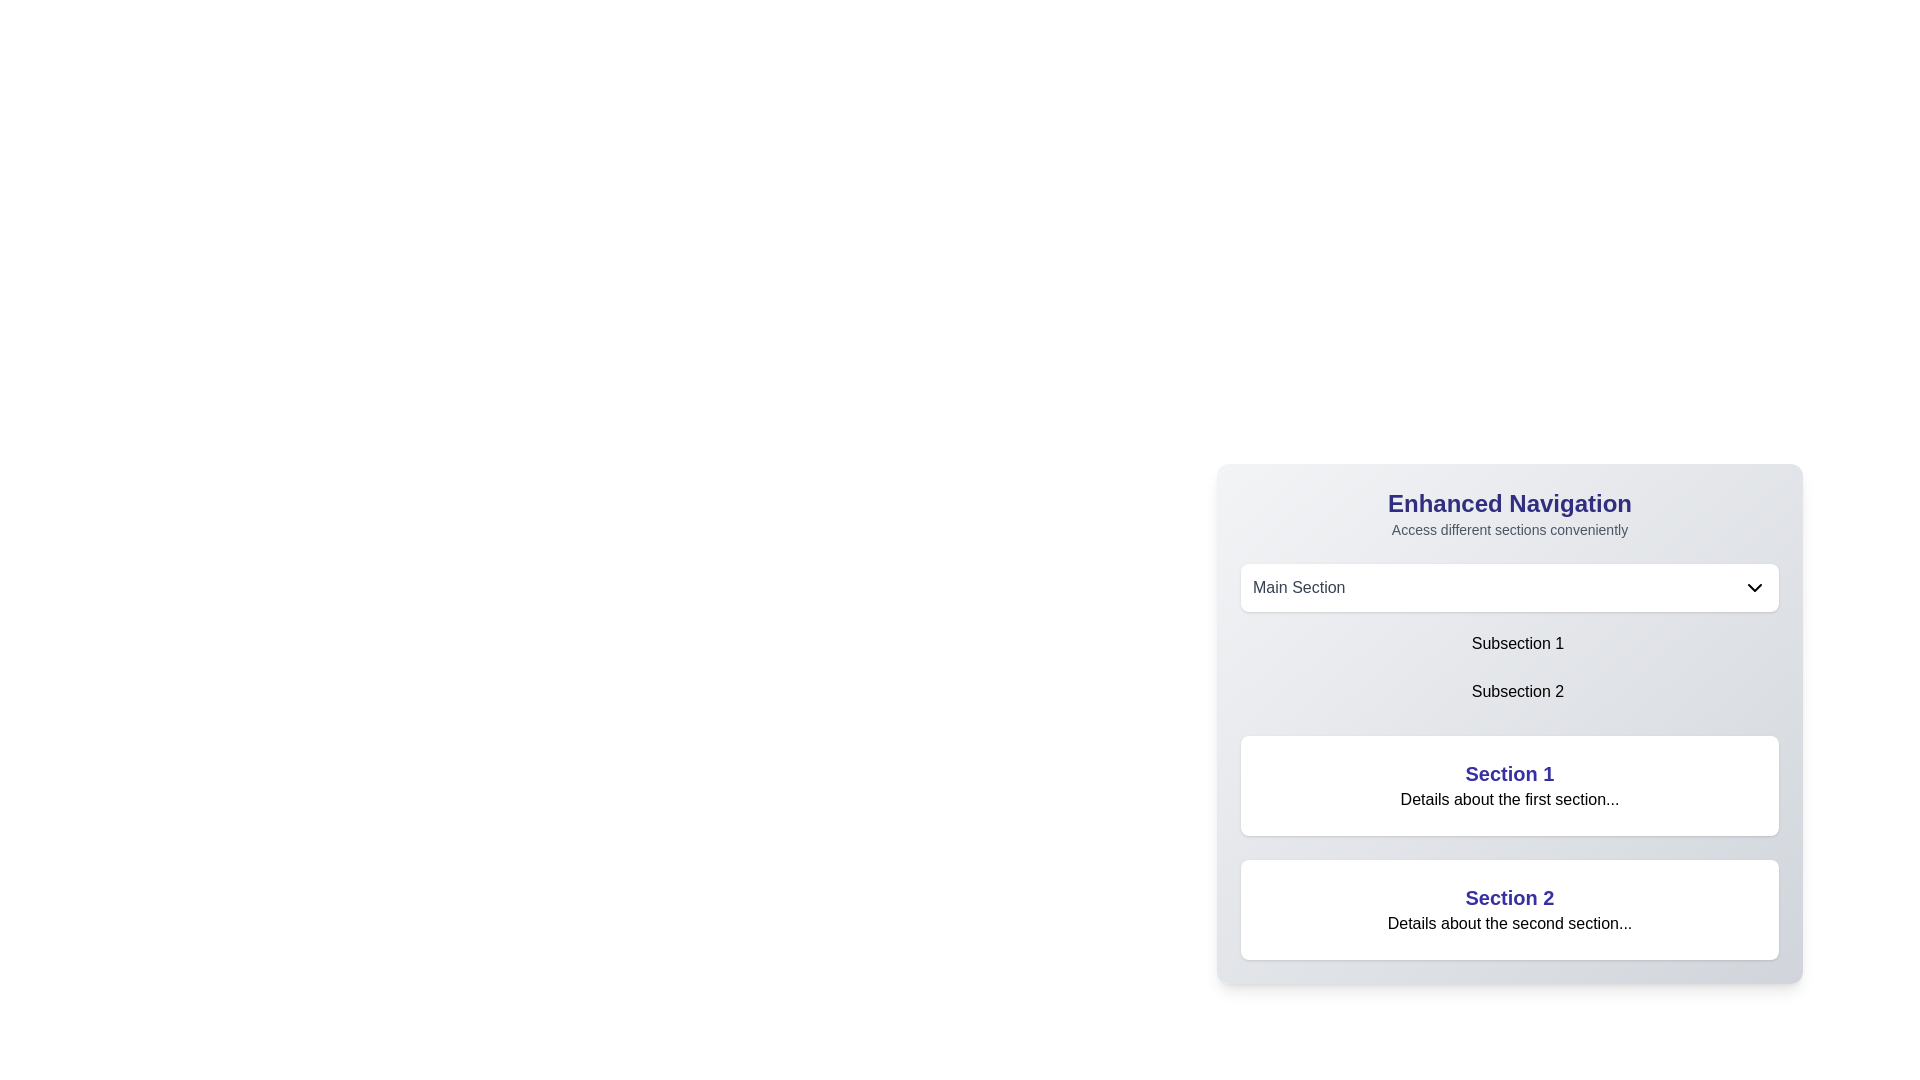 The height and width of the screenshot is (1080, 1920). Describe the element at coordinates (1510, 528) in the screenshot. I see `the static text label that provides additional context for the 'Enhanced Navigation' section, located beneath it and horizontally centered` at that location.